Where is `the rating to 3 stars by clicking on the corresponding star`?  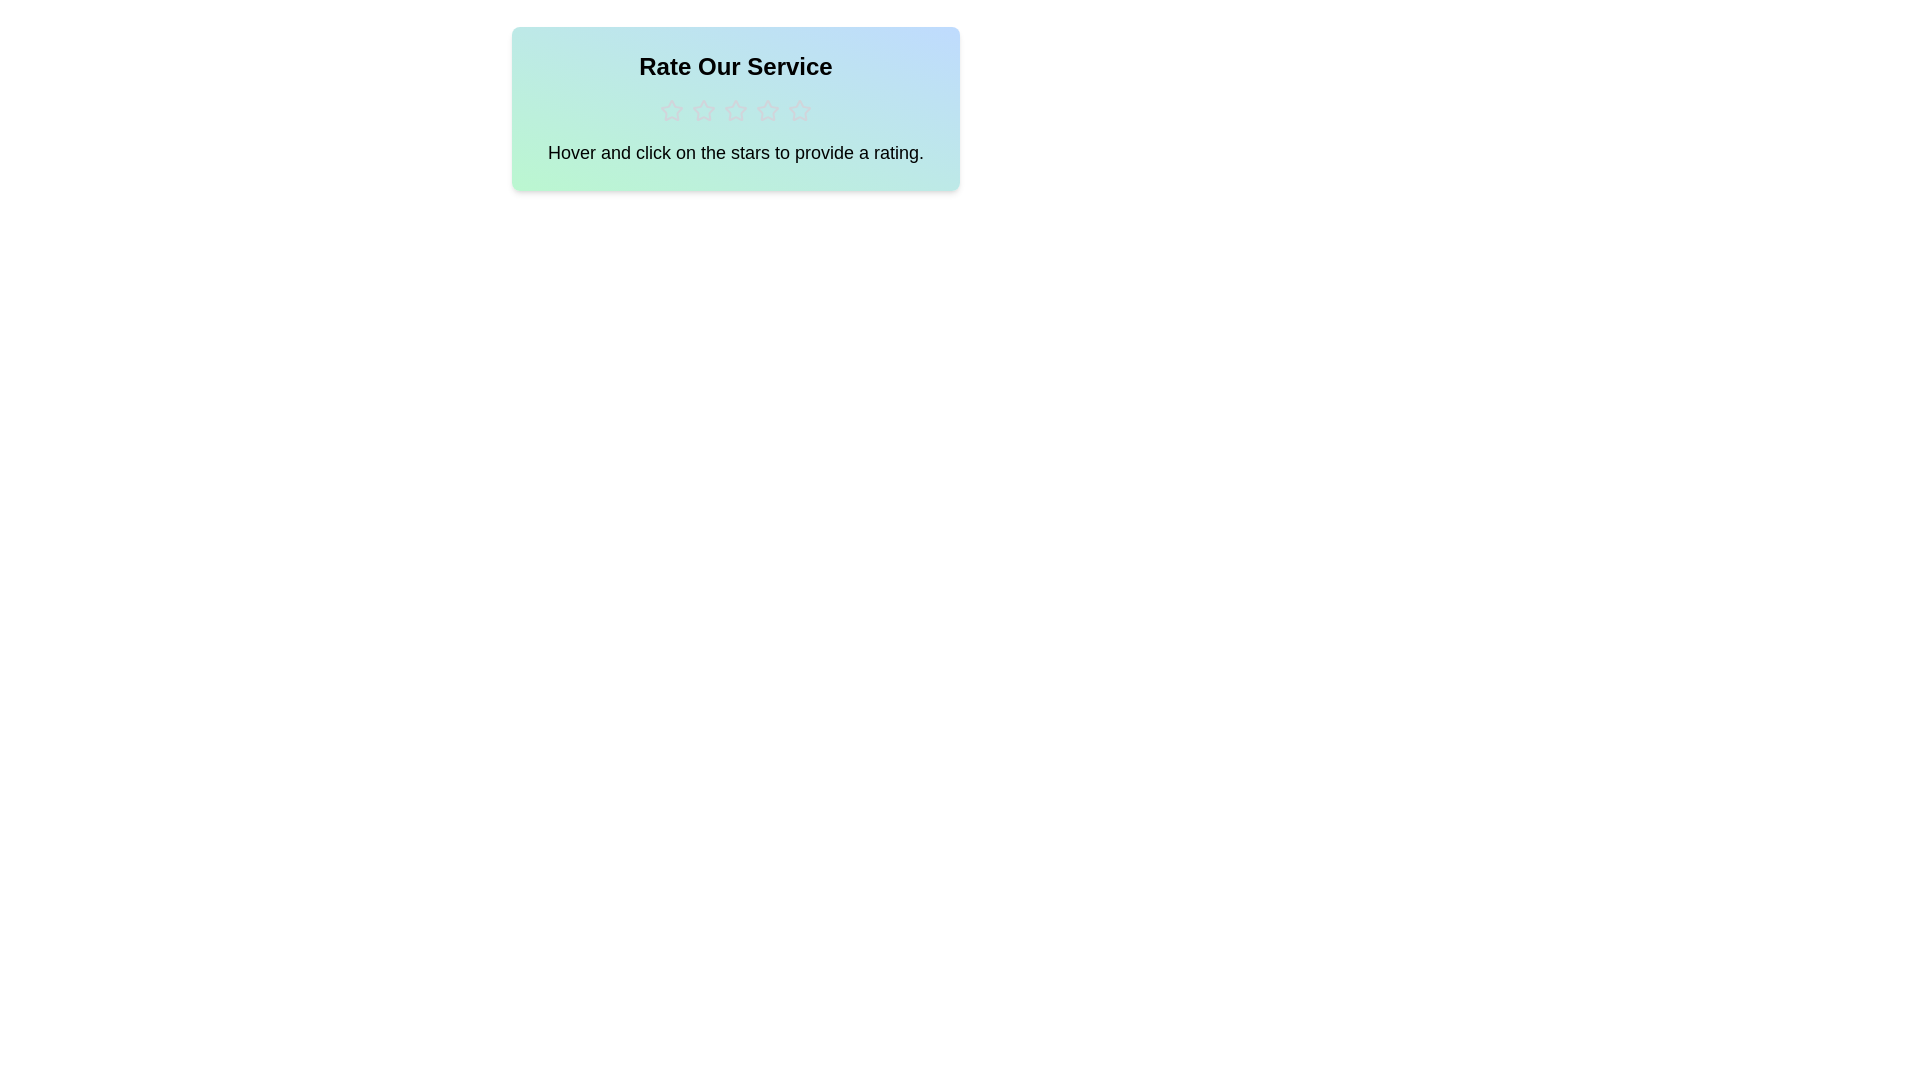 the rating to 3 stars by clicking on the corresponding star is located at coordinates (734, 111).